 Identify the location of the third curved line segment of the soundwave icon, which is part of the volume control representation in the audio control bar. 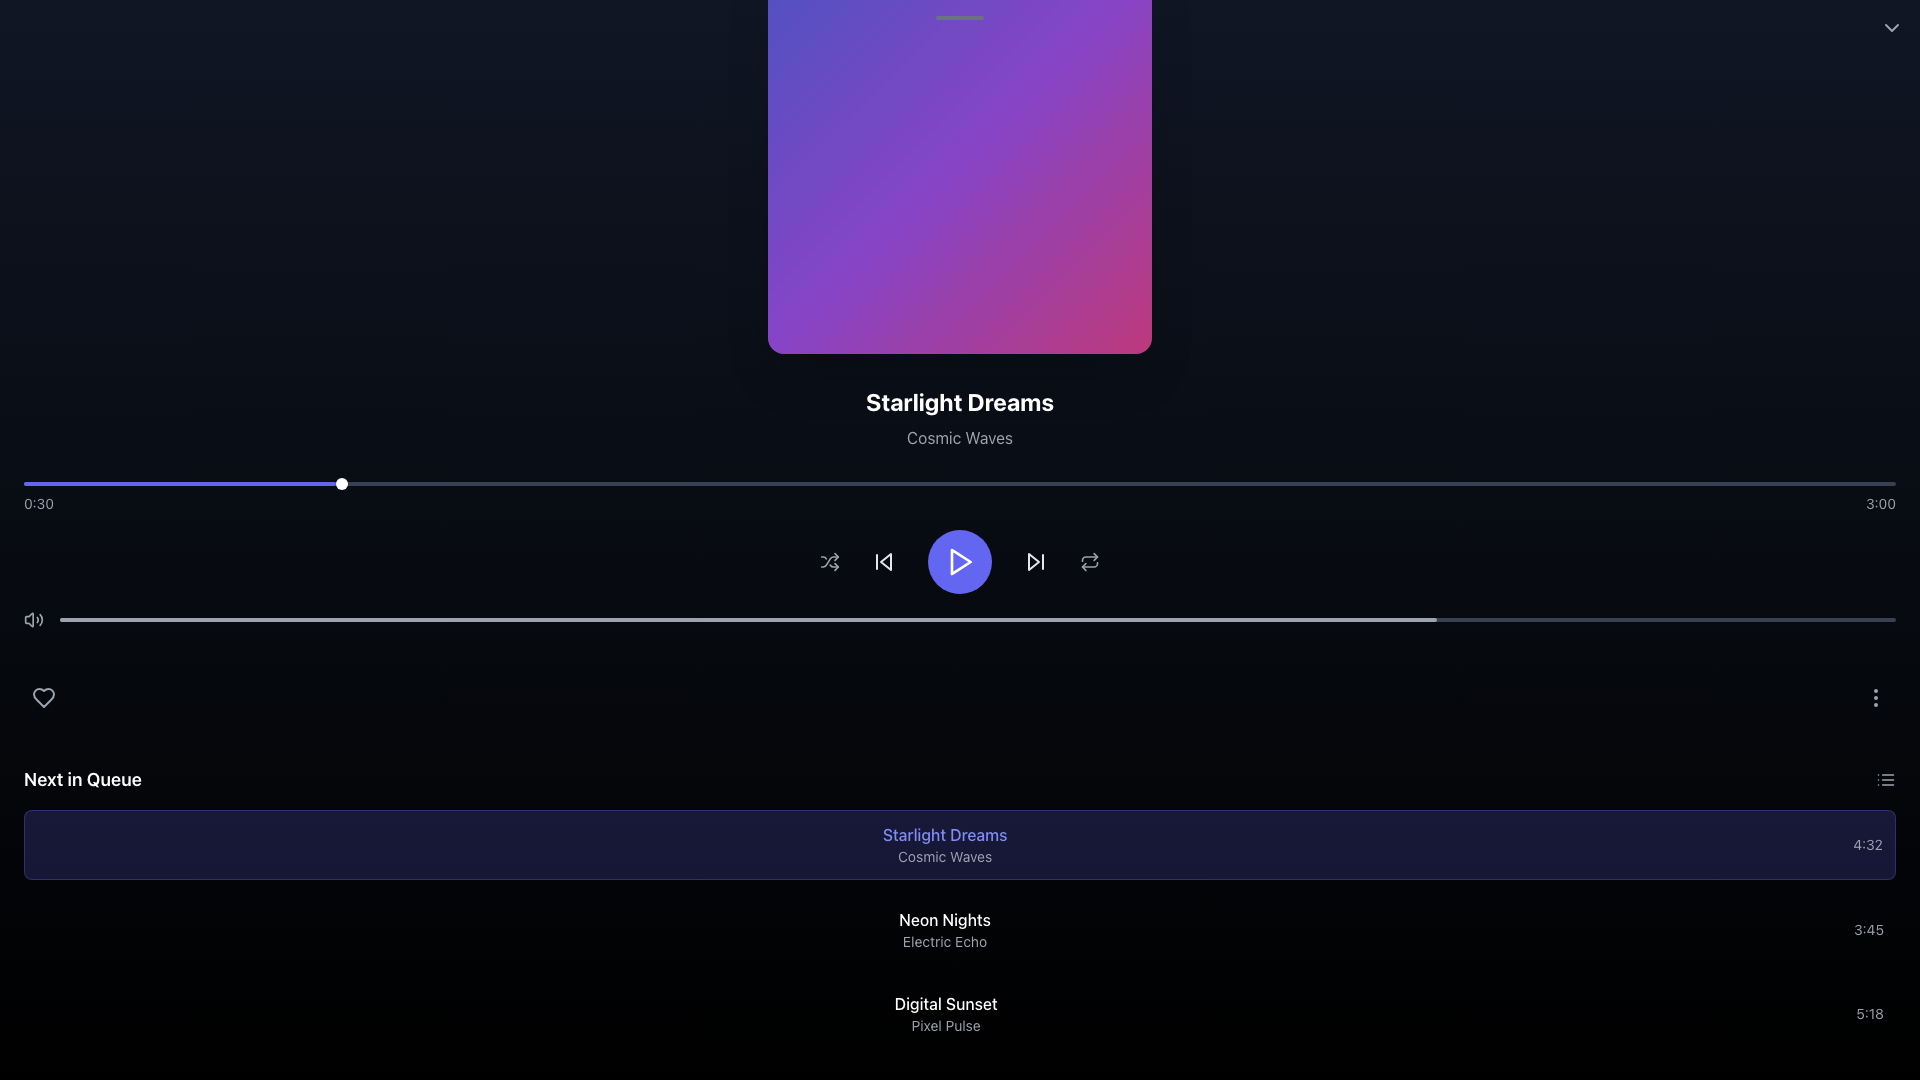
(41, 619).